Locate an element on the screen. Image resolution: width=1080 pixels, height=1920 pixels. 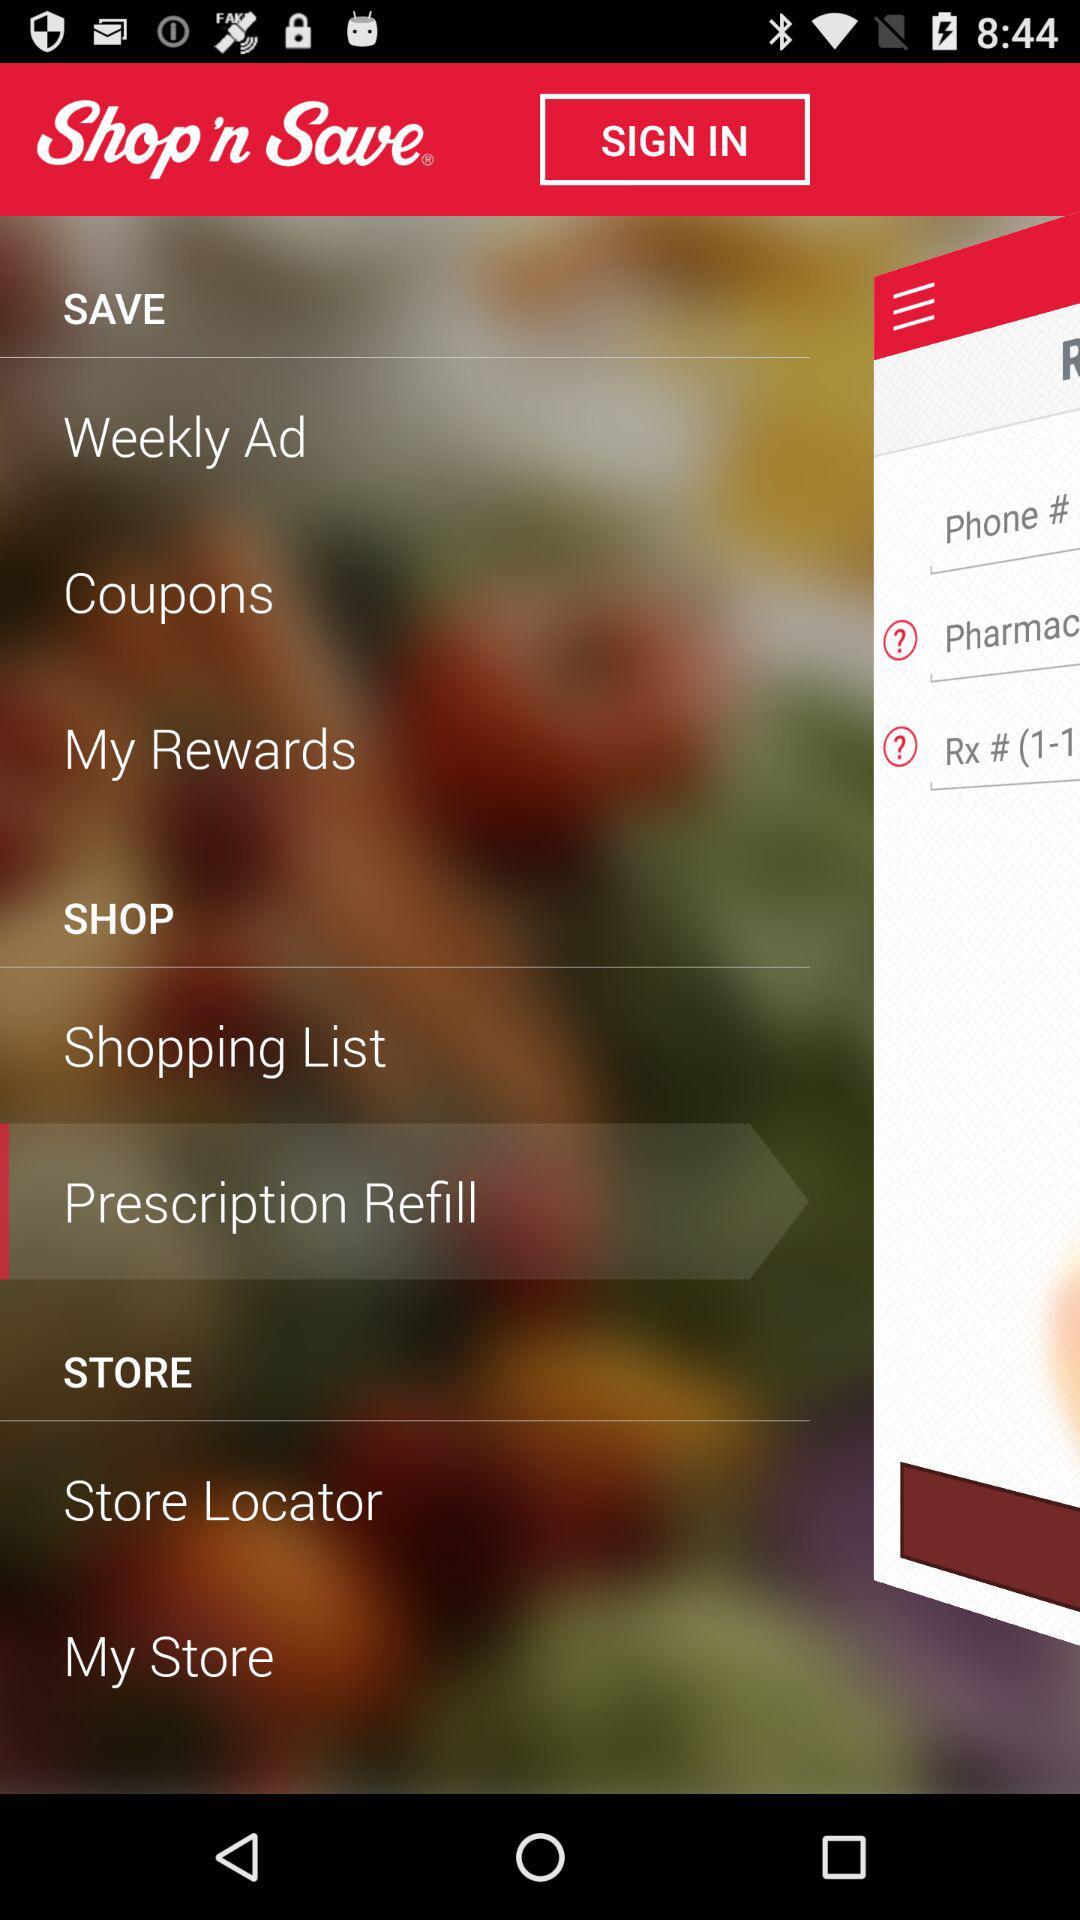
open menu is located at coordinates (914, 305).